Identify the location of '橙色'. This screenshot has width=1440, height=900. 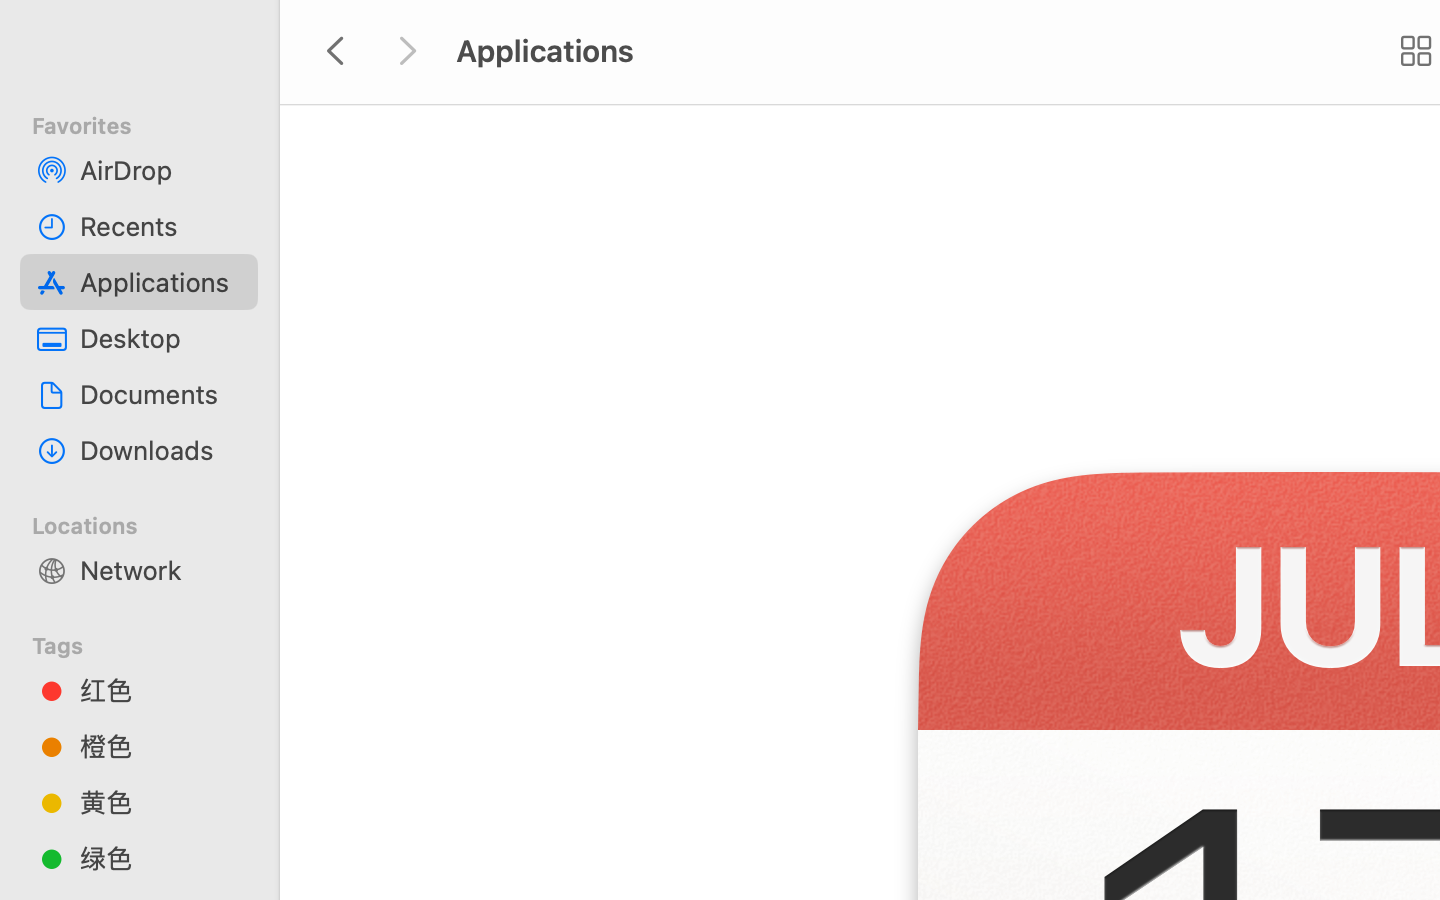
(159, 745).